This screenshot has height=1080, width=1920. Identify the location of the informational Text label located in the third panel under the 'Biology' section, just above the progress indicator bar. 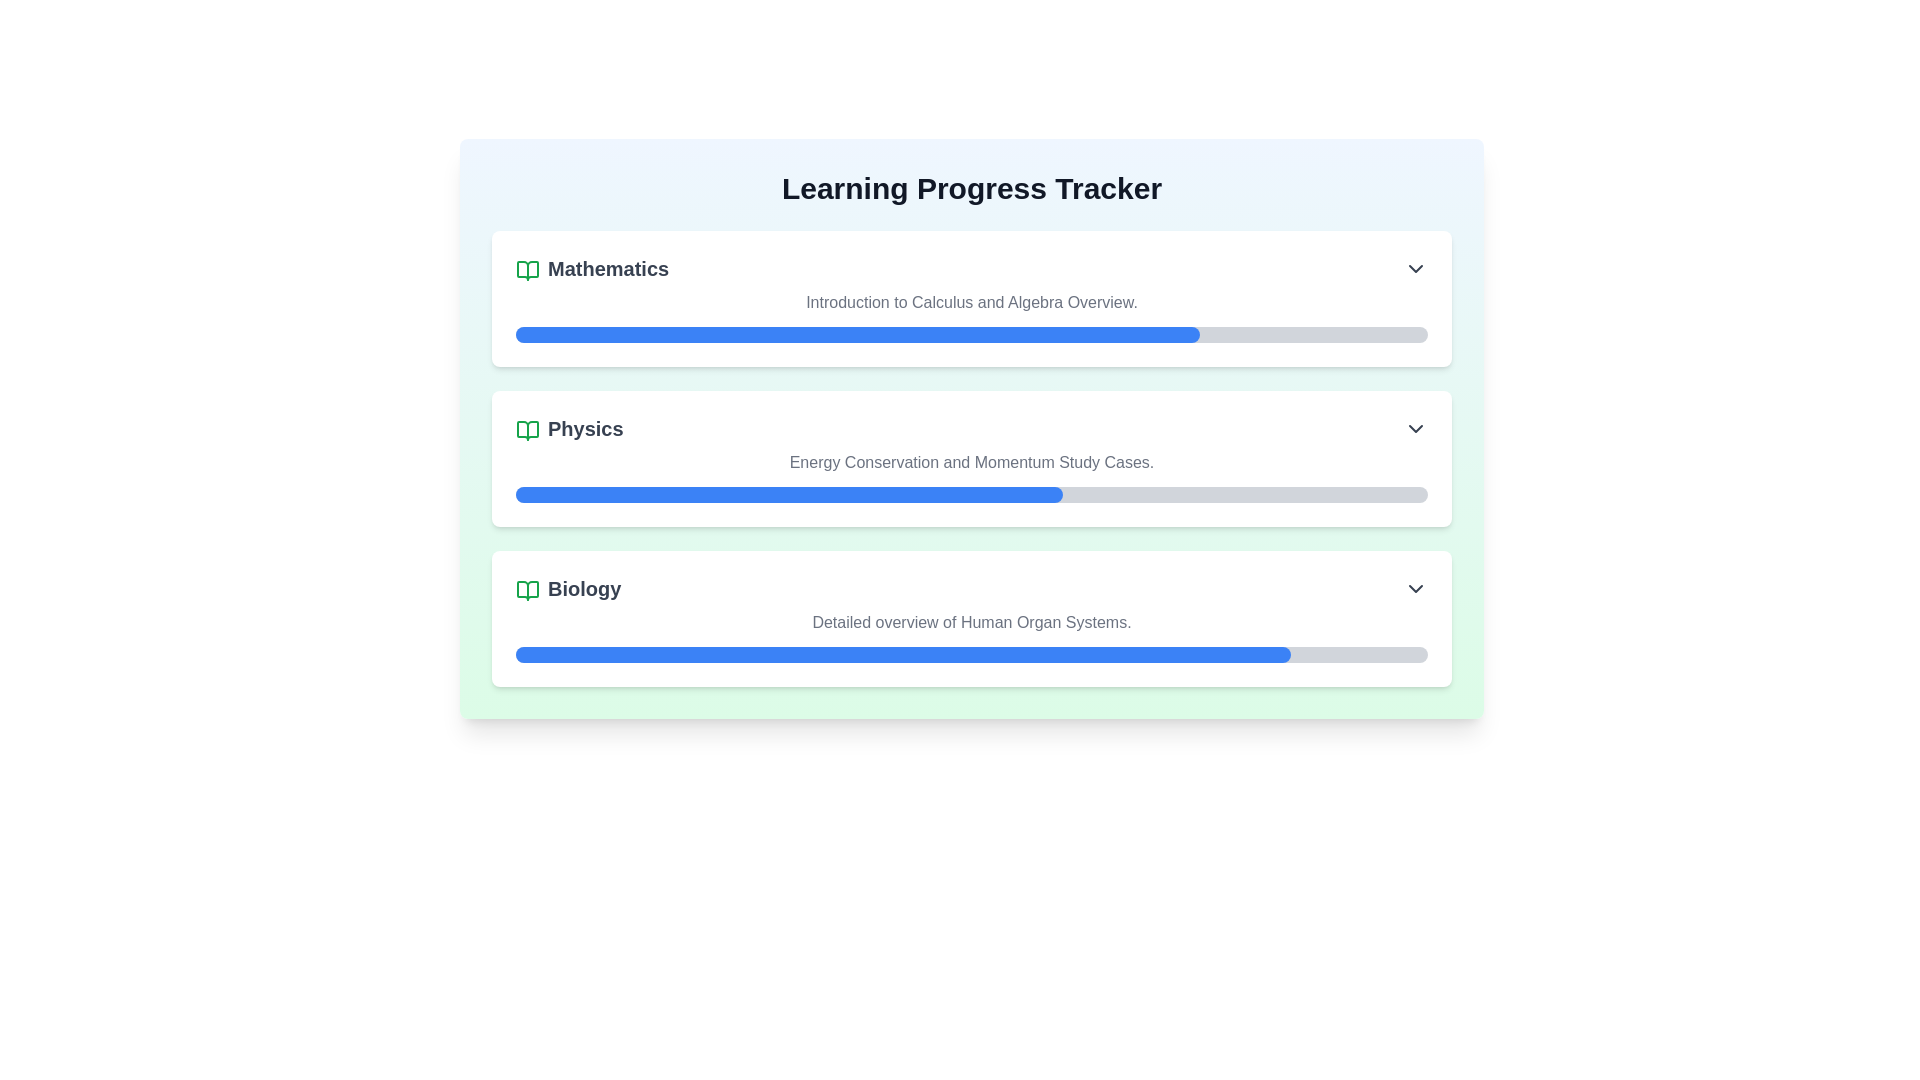
(971, 622).